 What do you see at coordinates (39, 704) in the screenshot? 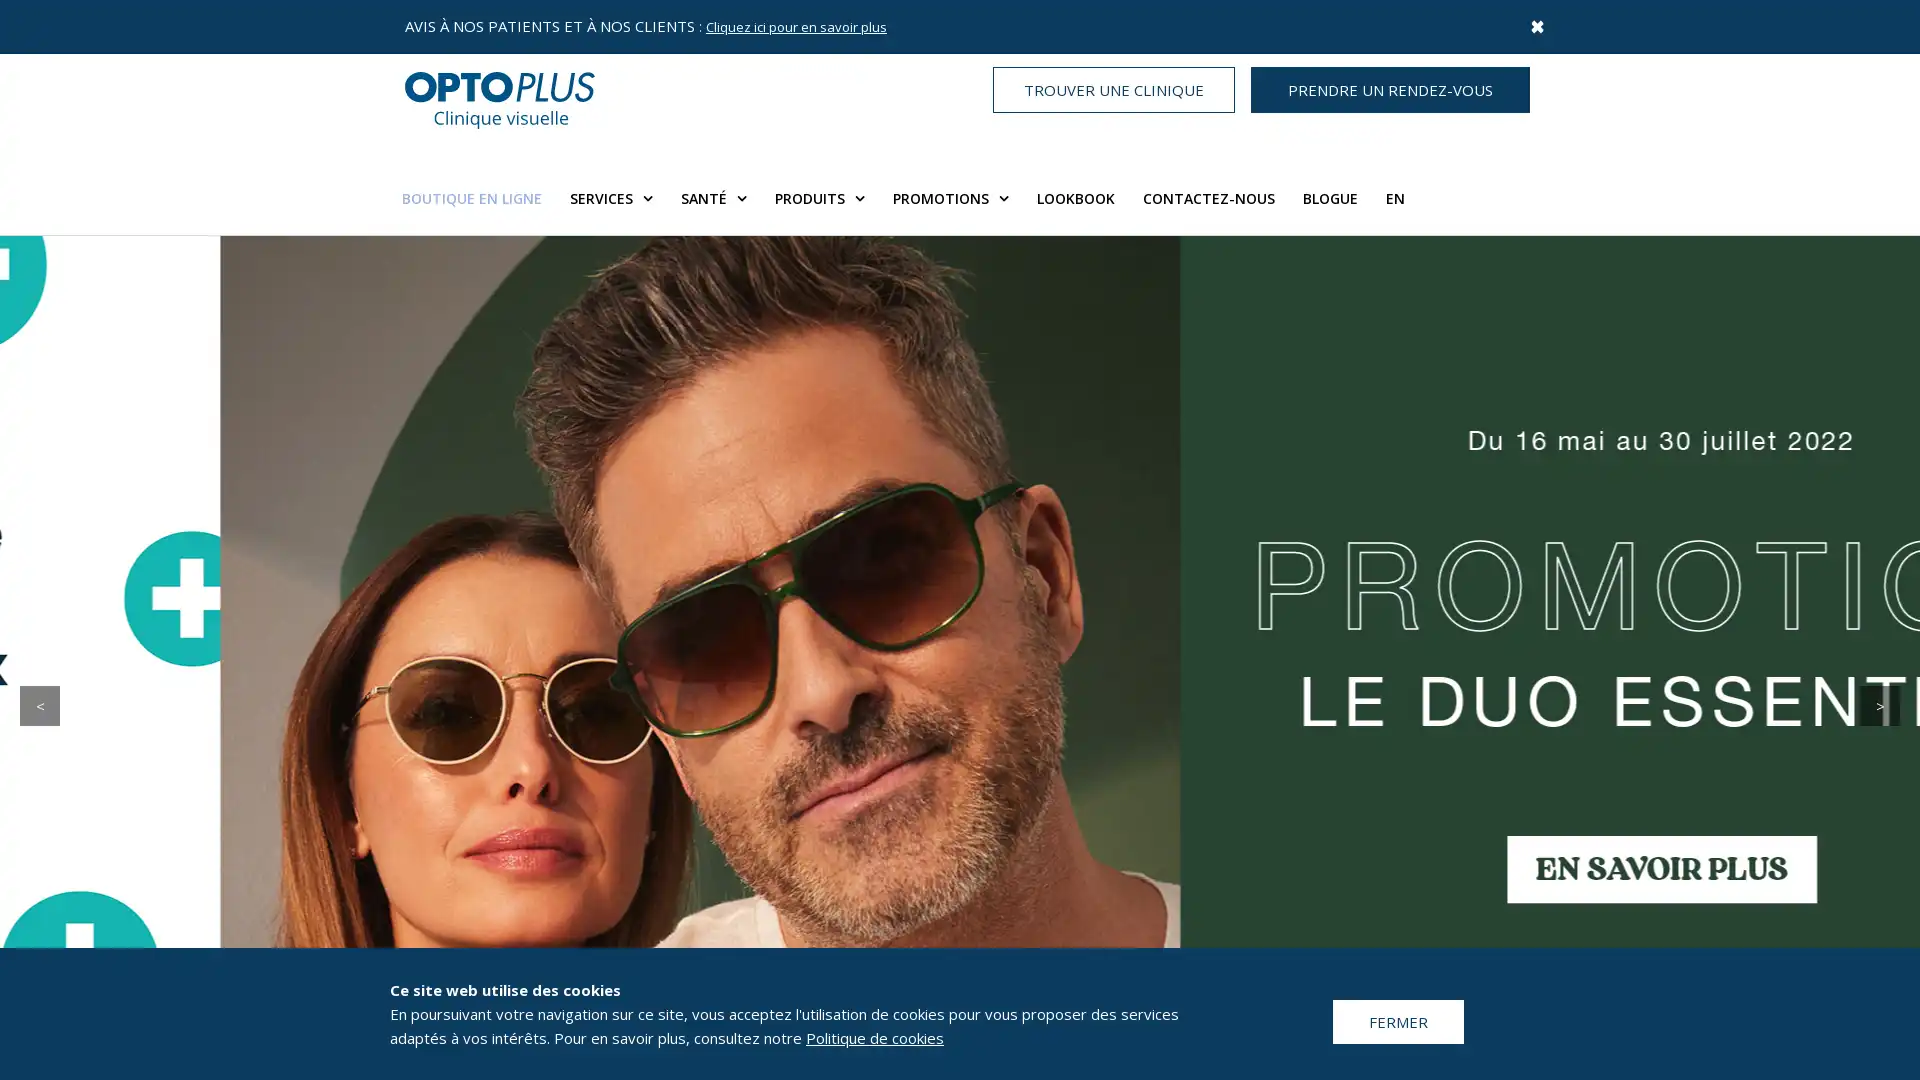
I see `<` at bounding box center [39, 704].